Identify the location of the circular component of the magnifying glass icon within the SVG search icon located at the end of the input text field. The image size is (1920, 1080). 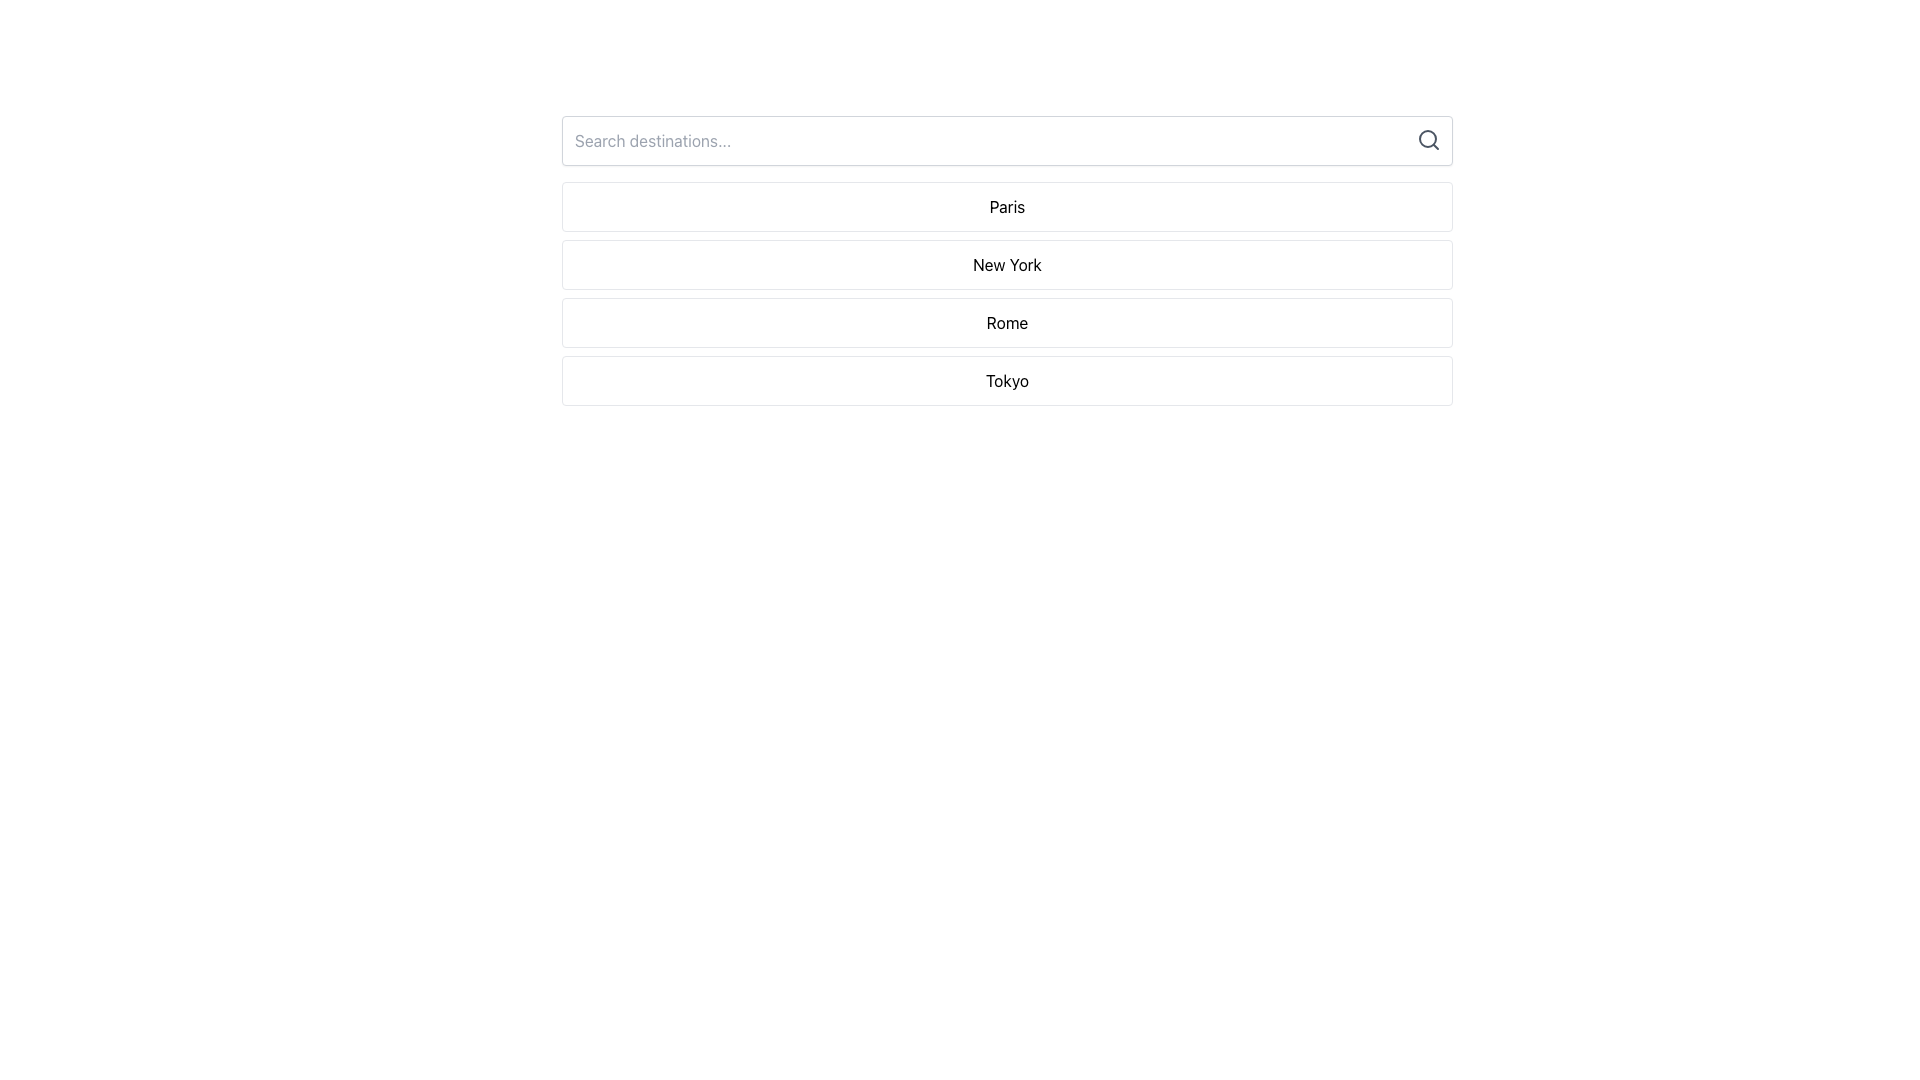
(1427, 137).